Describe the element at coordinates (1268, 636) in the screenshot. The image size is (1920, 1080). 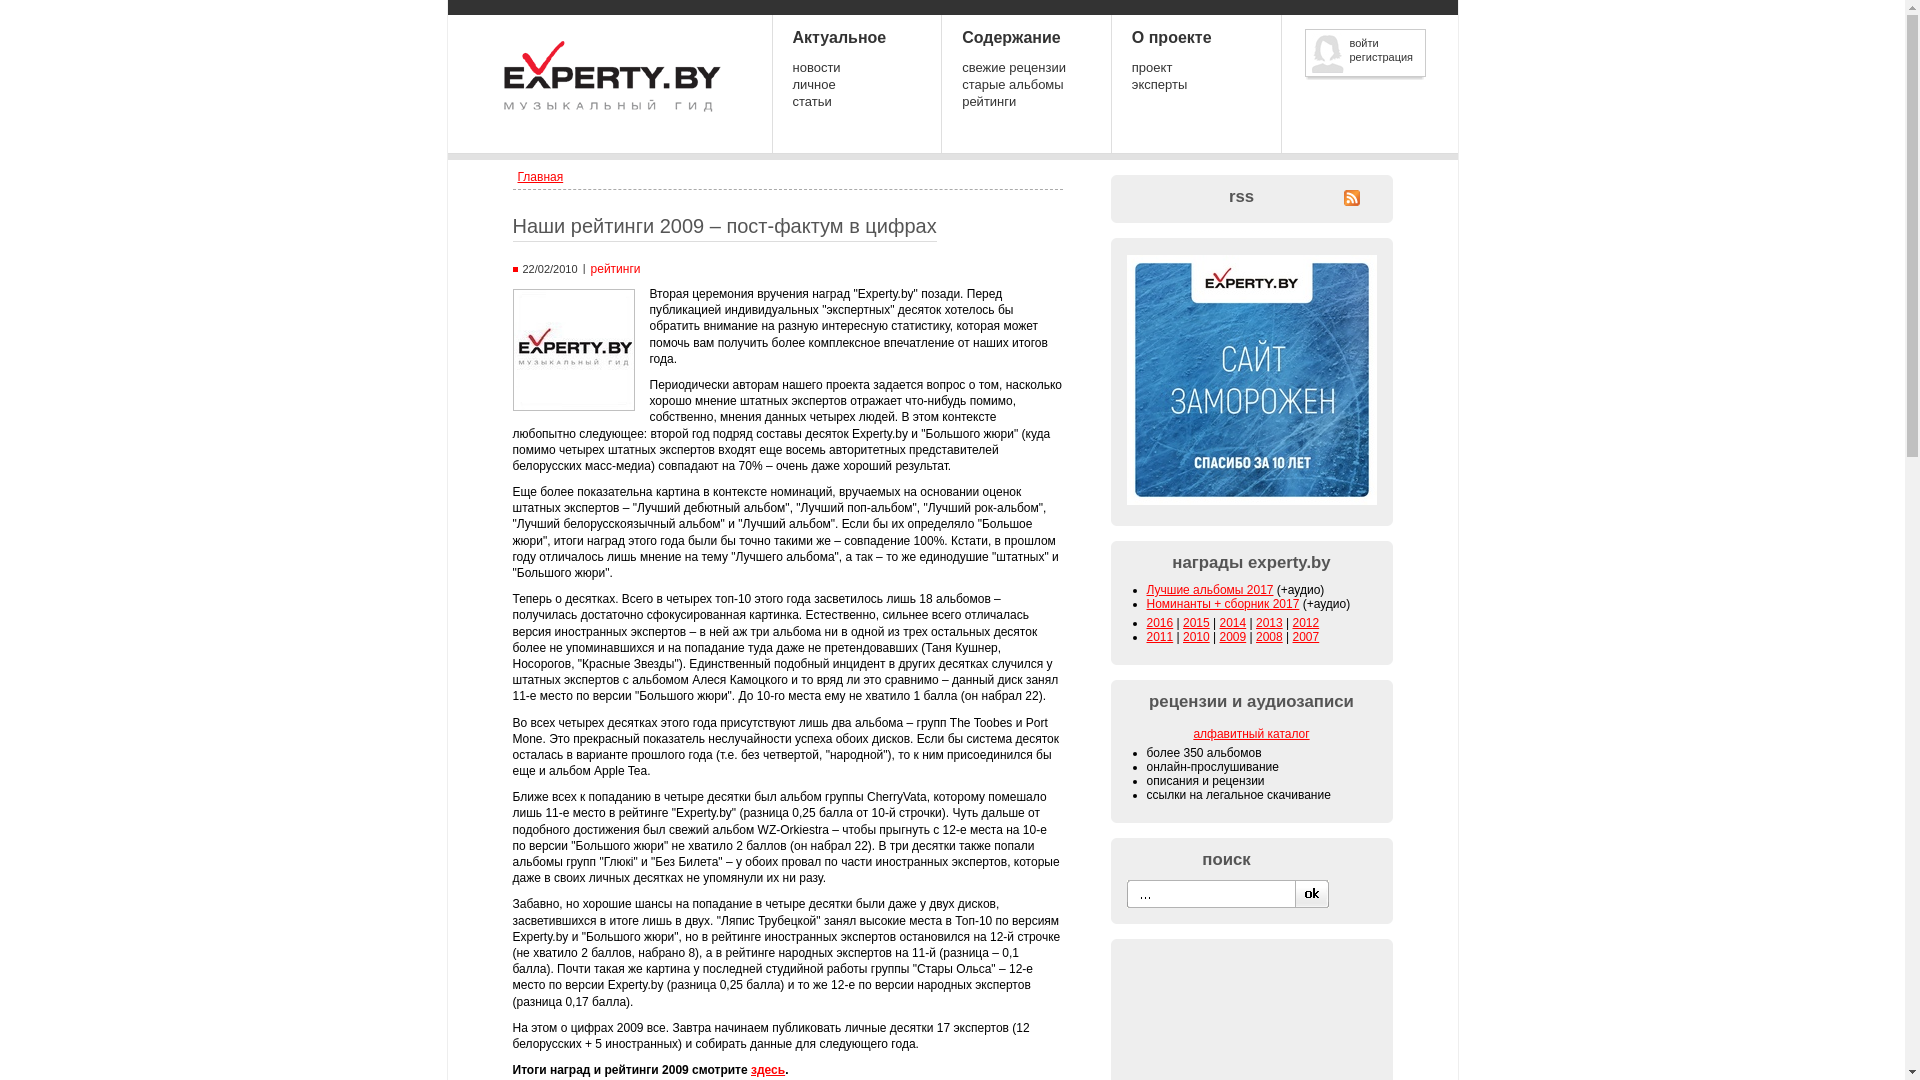
I see `'2008'` at that location.